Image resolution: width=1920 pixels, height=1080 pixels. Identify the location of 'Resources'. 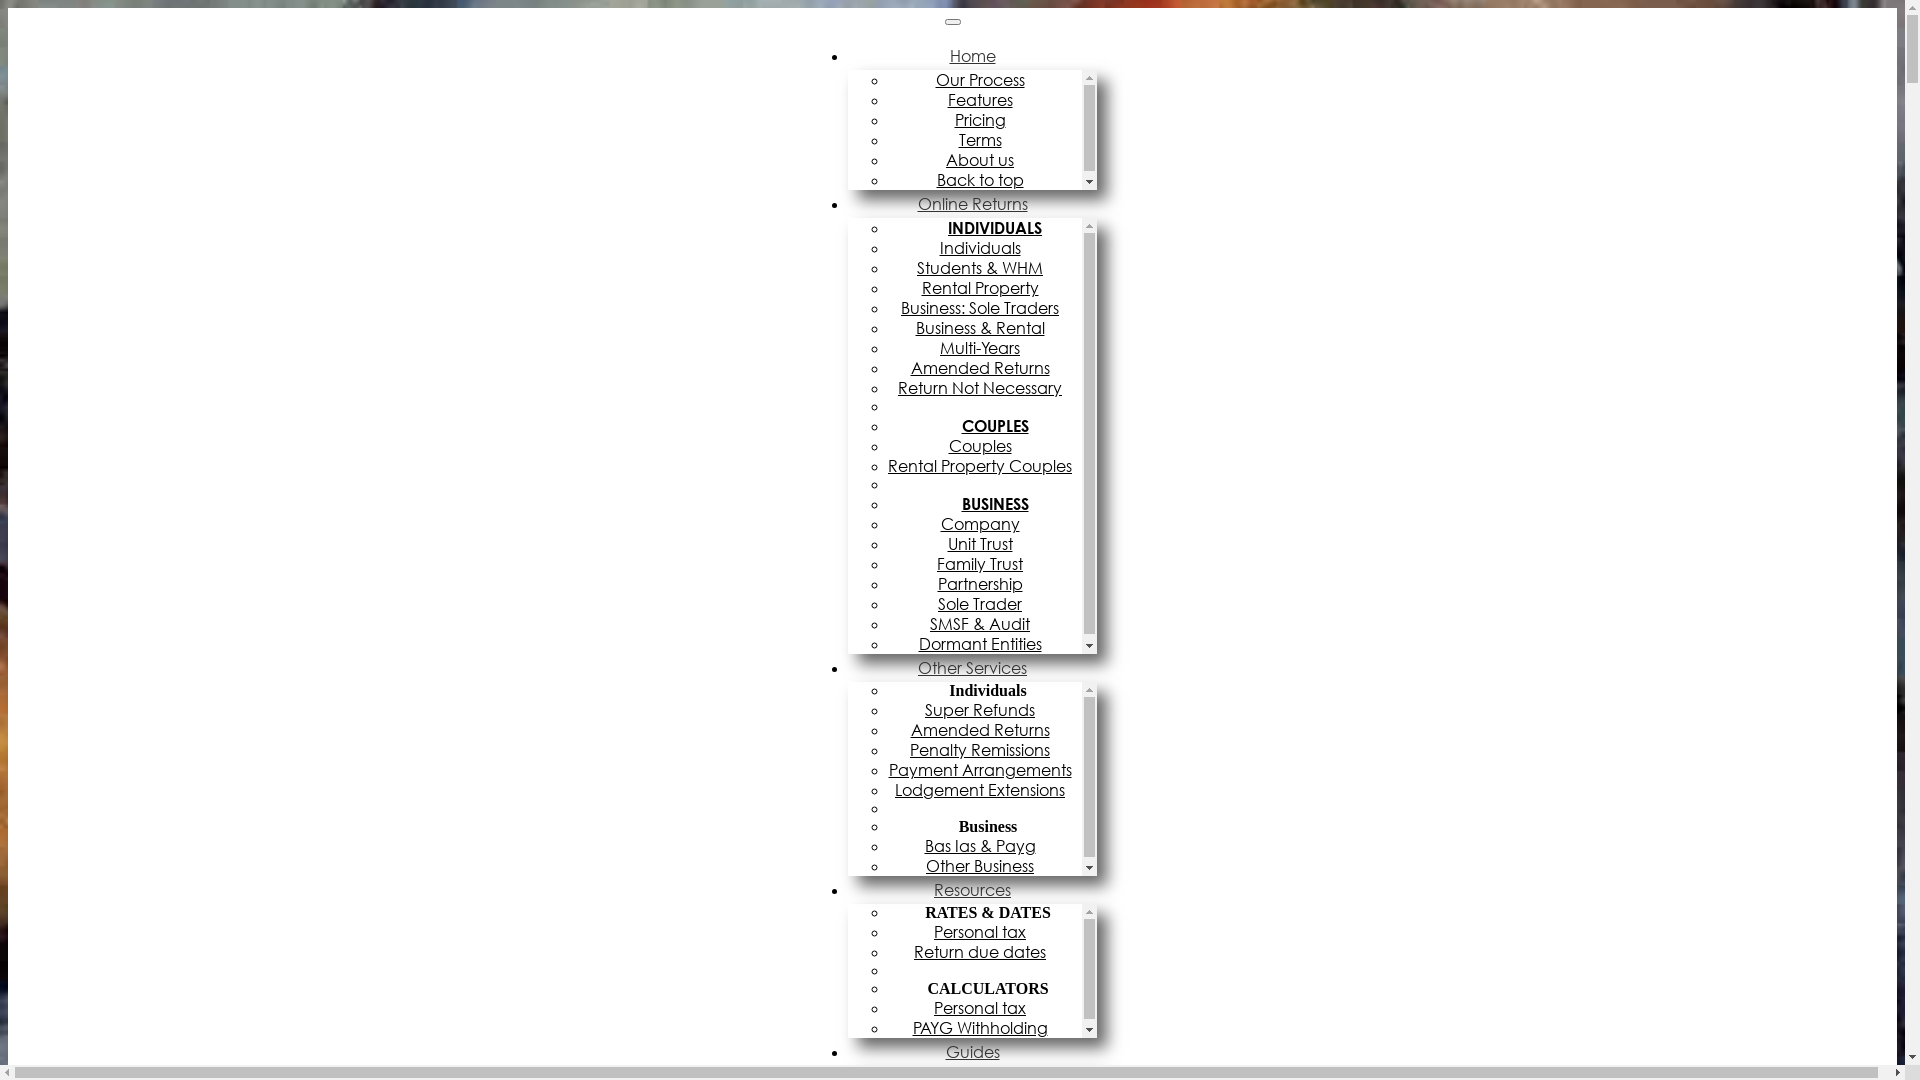
(972, 889).